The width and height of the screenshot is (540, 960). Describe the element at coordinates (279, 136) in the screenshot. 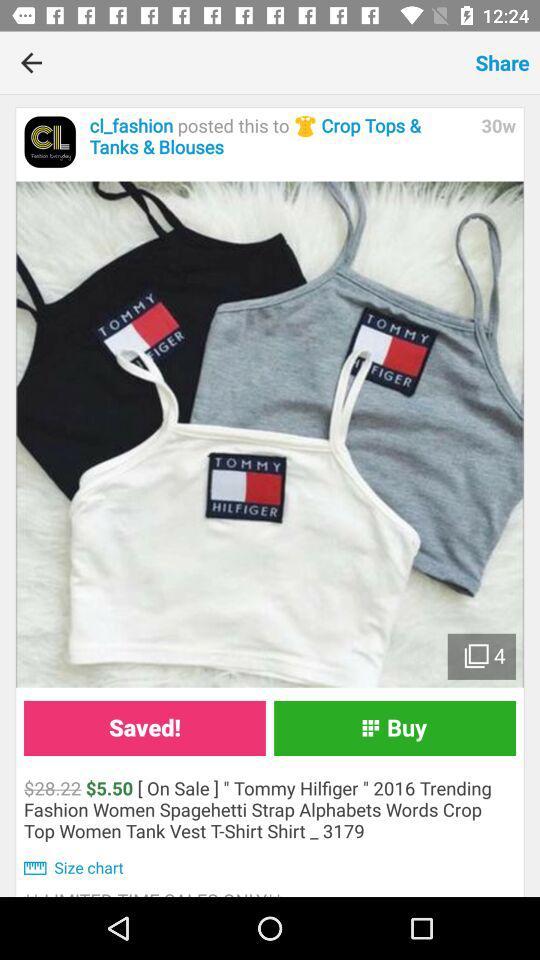

I see `cl_fashion posted this` at that location.